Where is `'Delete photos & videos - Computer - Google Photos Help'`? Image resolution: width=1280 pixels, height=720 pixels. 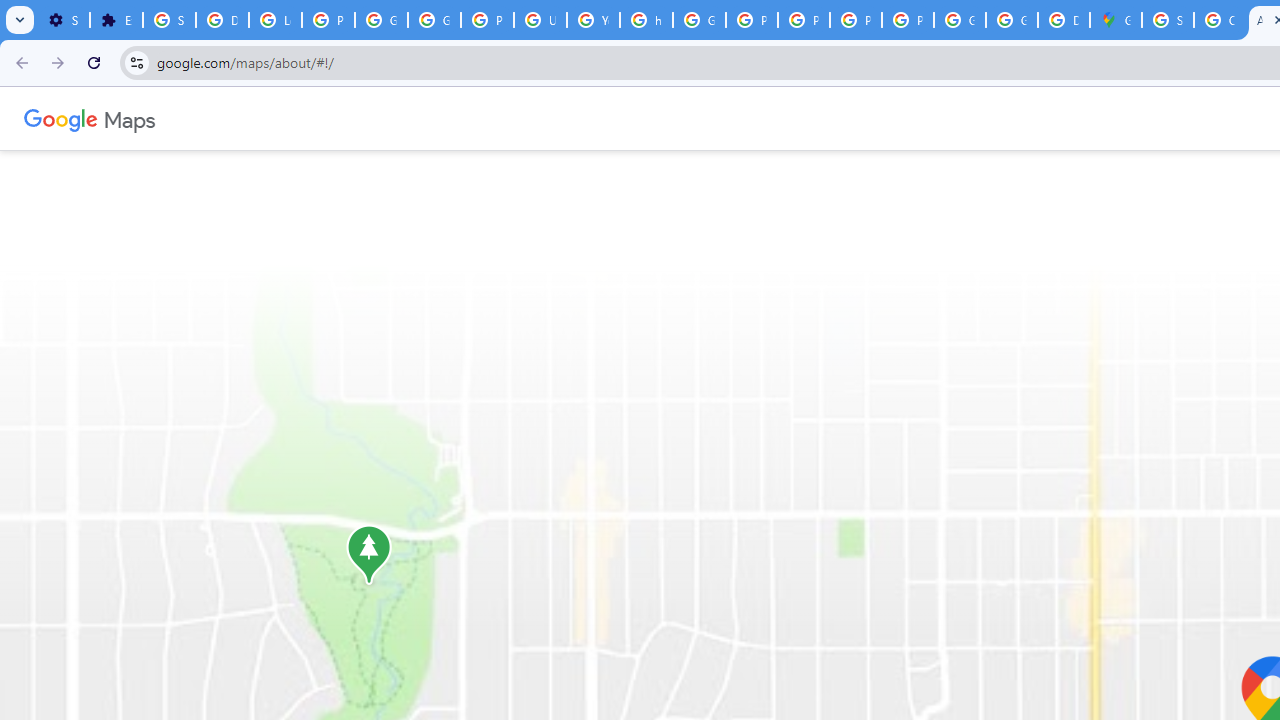 'Delete photos & videos - Computer - Google Photos Help' is located at coordinates (222, 20).